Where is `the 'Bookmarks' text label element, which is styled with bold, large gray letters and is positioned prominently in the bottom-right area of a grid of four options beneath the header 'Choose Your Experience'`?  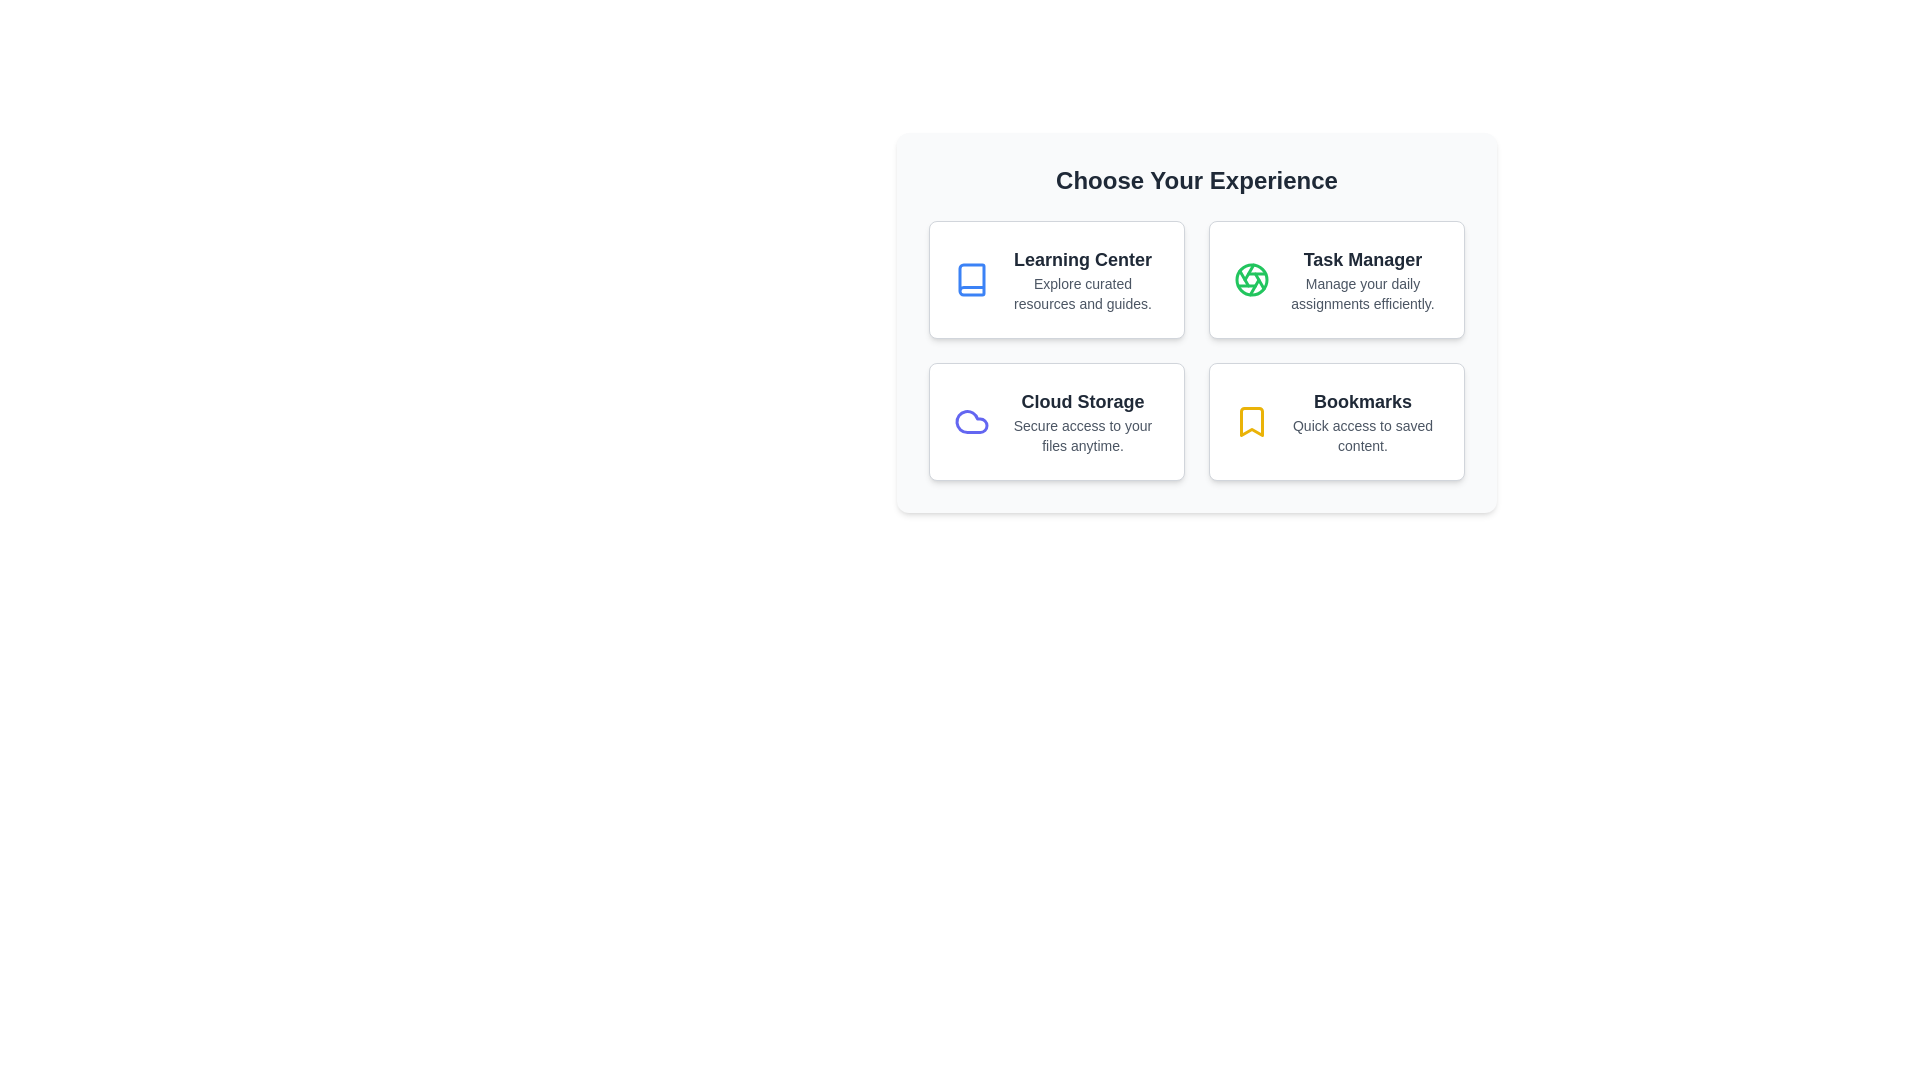 the 'Bookmarks' text label element, which is styled with bold, large gray letters and is positioned prominently in the bottom-right area of a grid of four options beneath the header 'Choose Your Experience' is located at coordinates (1362, 401).